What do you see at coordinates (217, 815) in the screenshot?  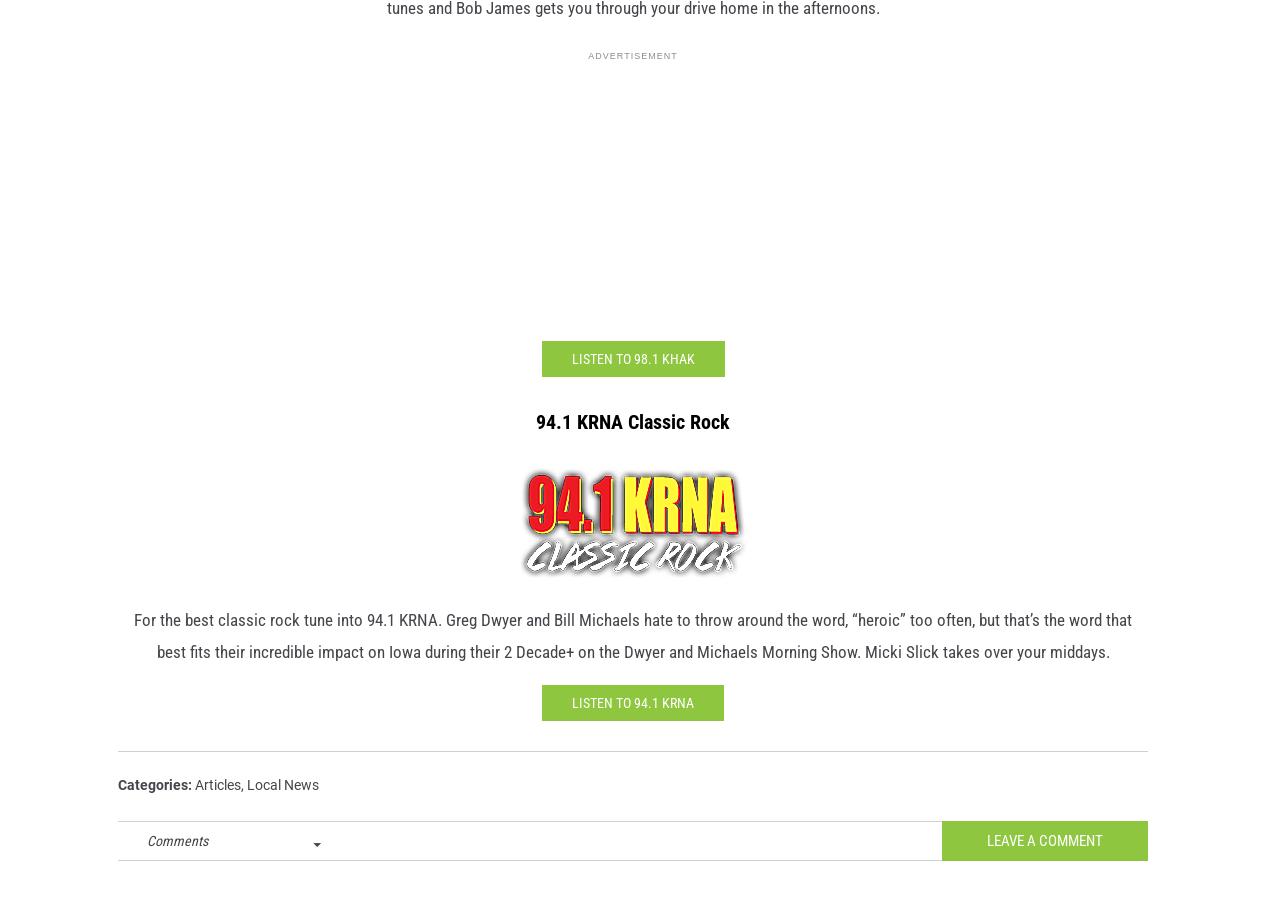 I see `'Articles'` at bounding box center [217, 815].